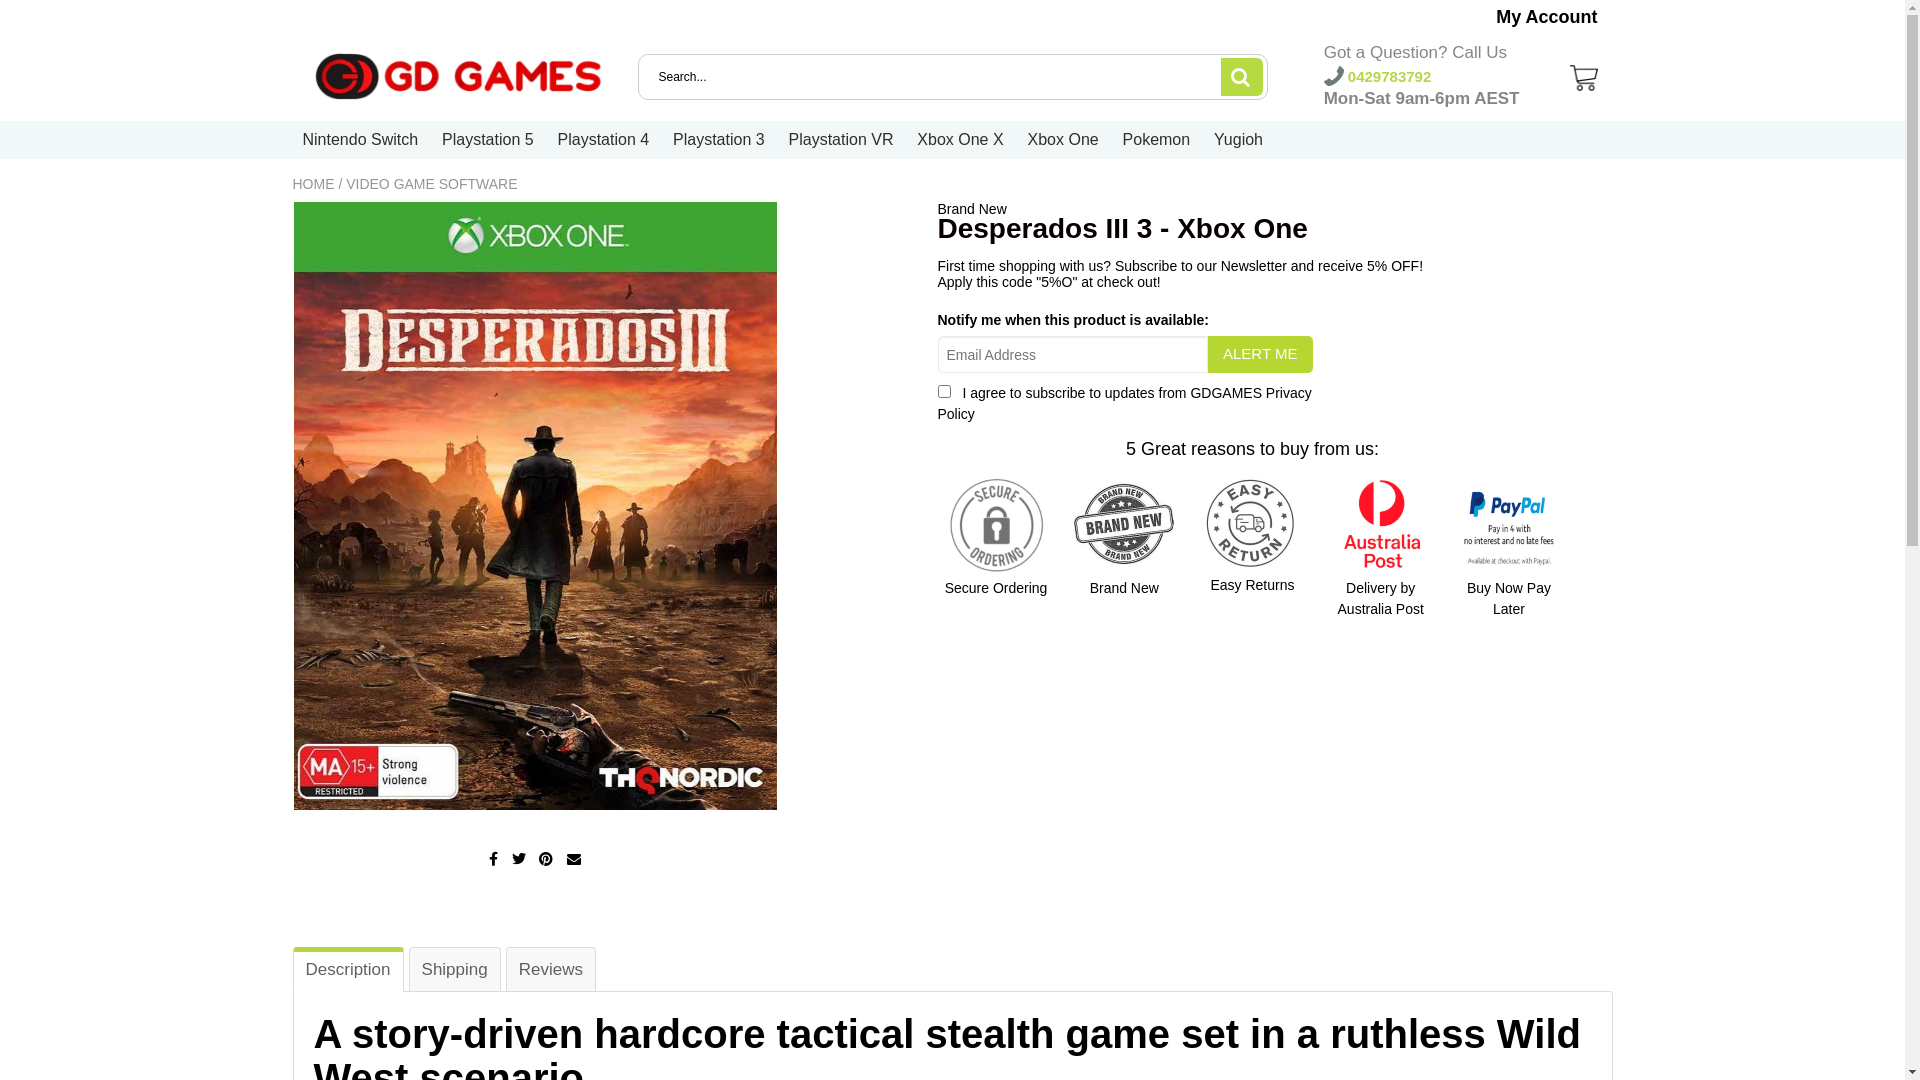 The width and height of the screenshot is (1920, 1080). What do you see at coordinates (719, 138) in the screenshot?
I see `'Playstation 3'` at bounding box center [719, 138].